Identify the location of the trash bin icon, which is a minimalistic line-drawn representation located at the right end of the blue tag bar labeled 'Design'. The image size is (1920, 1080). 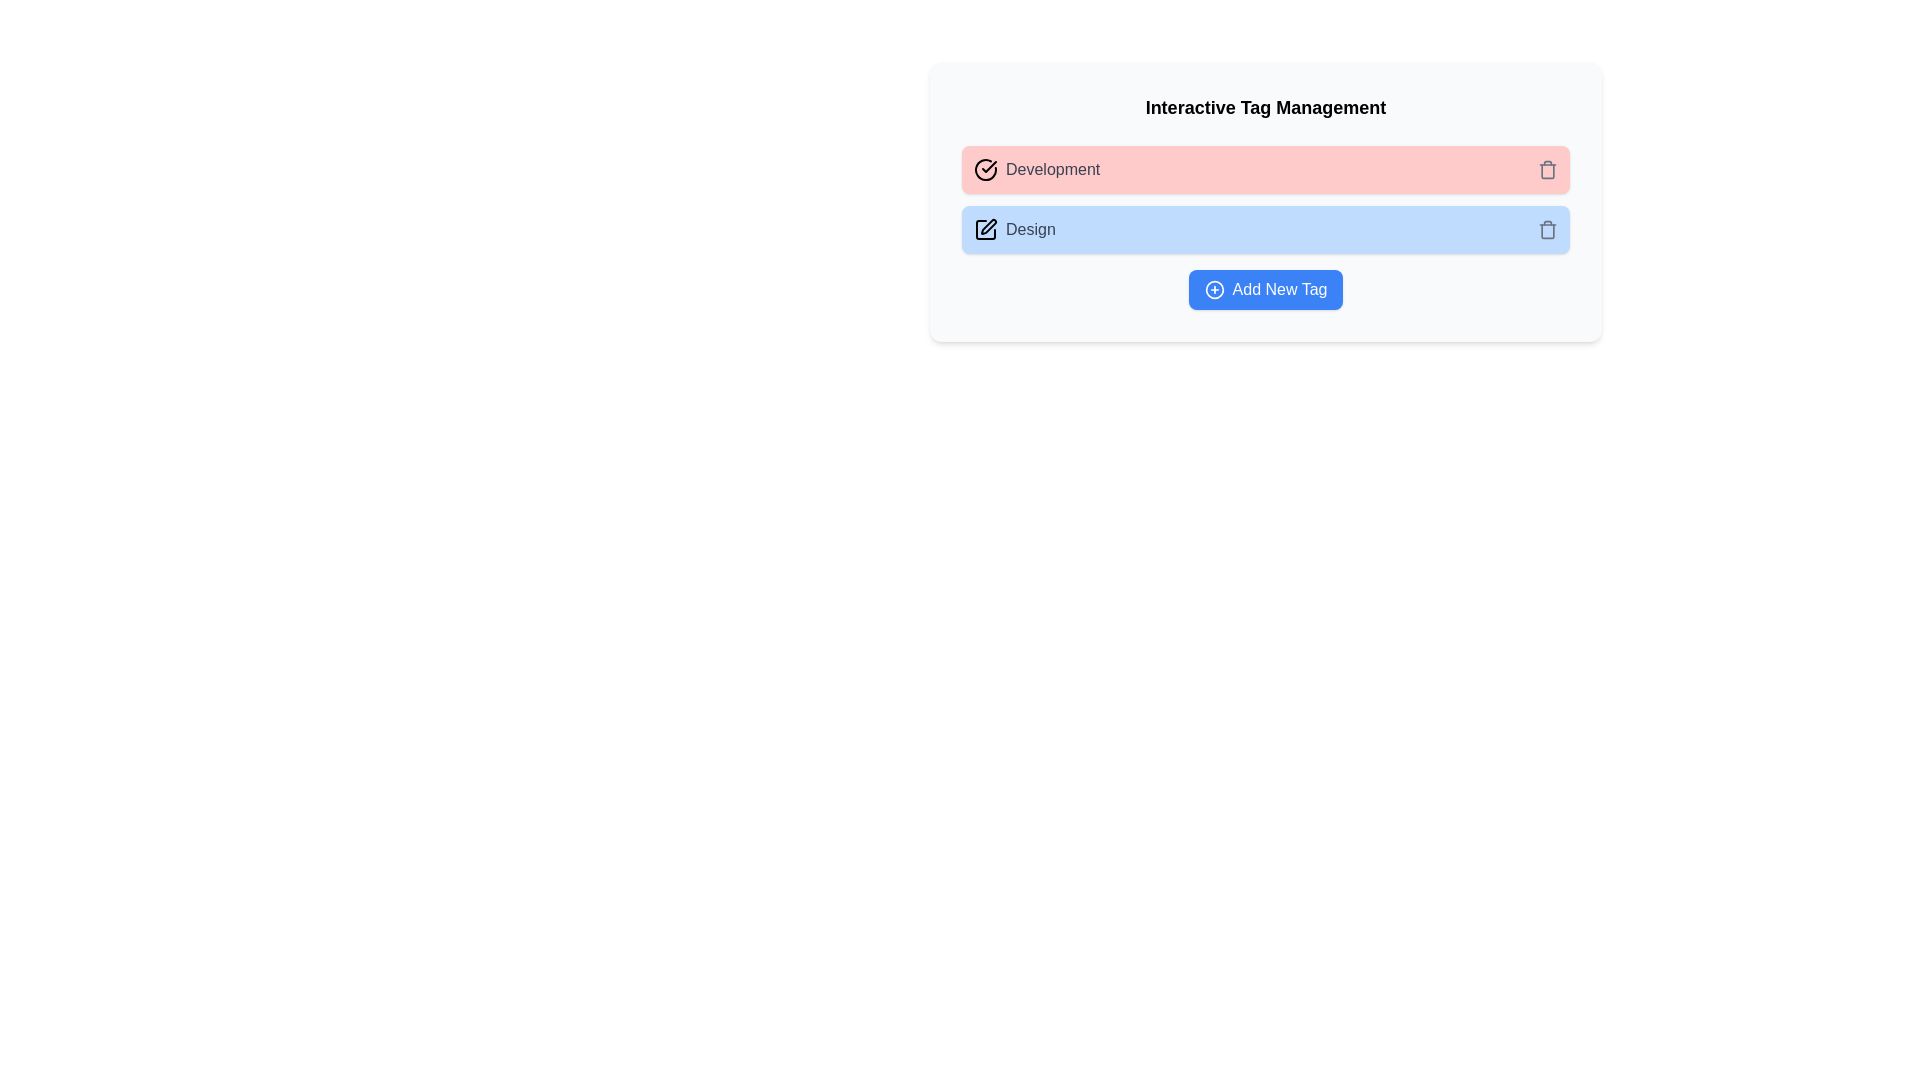
(1547, 230).